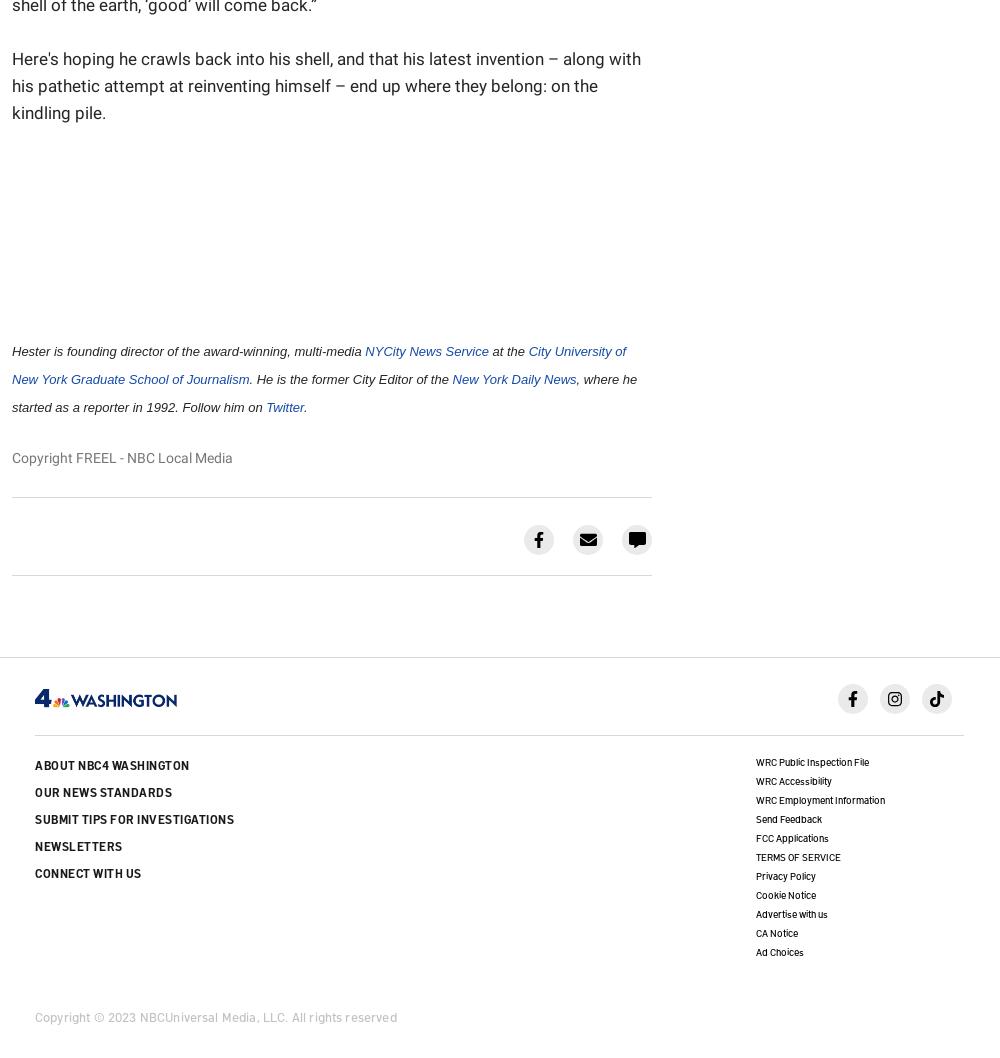 This screenshot has height=1058, width=1000. Describe the element at coordinates (111, 765) in the screenshot. I see `'About NBC4 Washington'` at that location.